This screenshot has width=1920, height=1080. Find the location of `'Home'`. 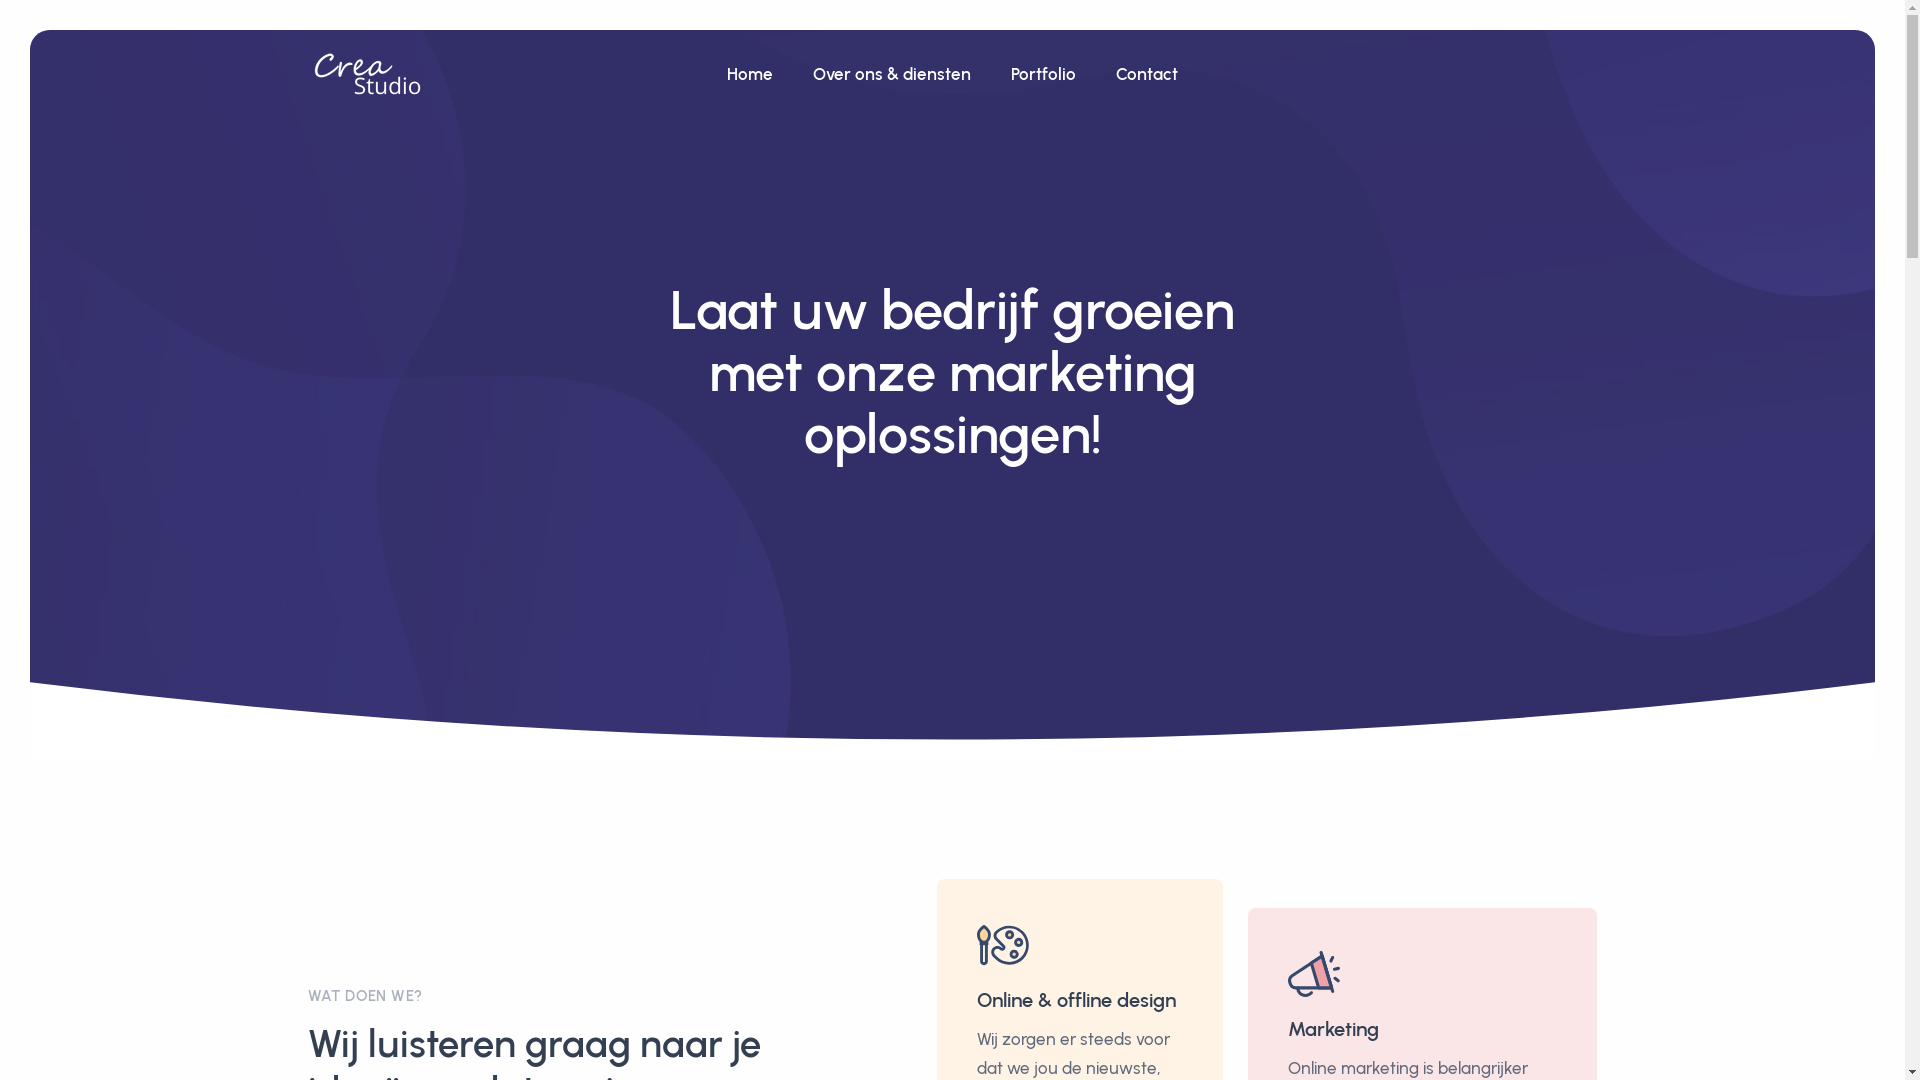

'Home' is located at coordinates (706, 73).